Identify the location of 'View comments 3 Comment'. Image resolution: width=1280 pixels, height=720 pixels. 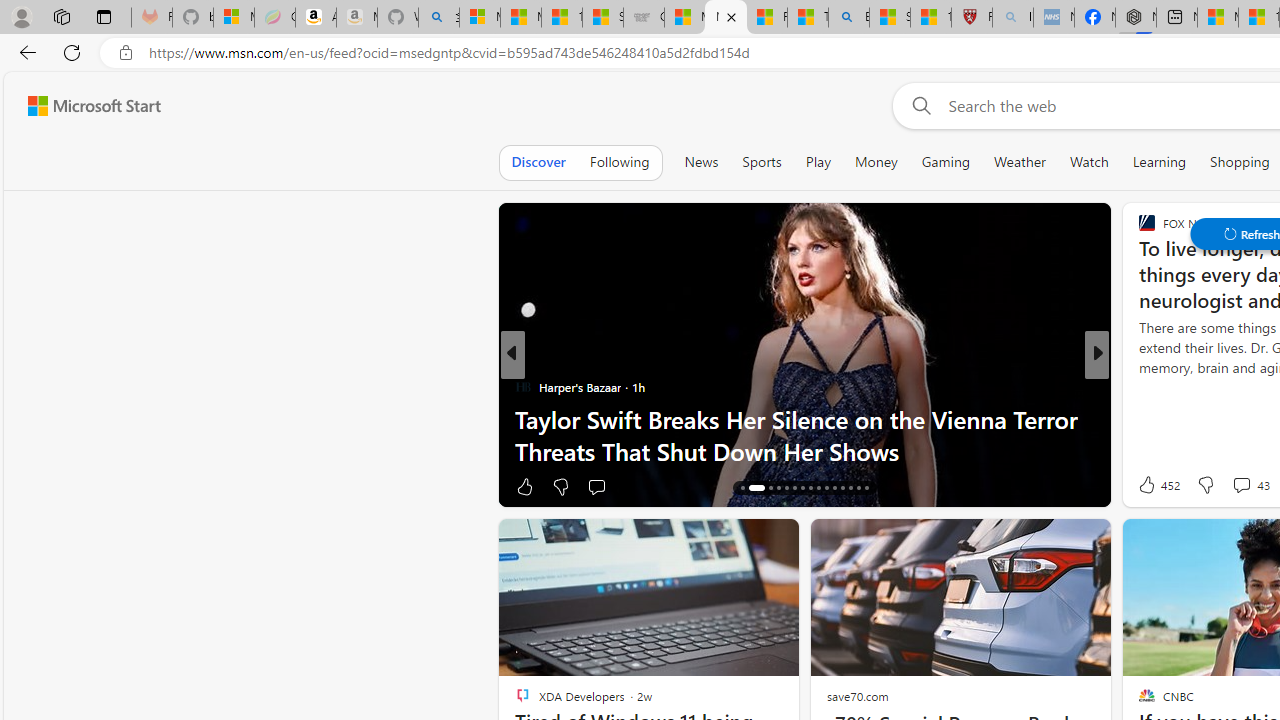
(1227, 486).